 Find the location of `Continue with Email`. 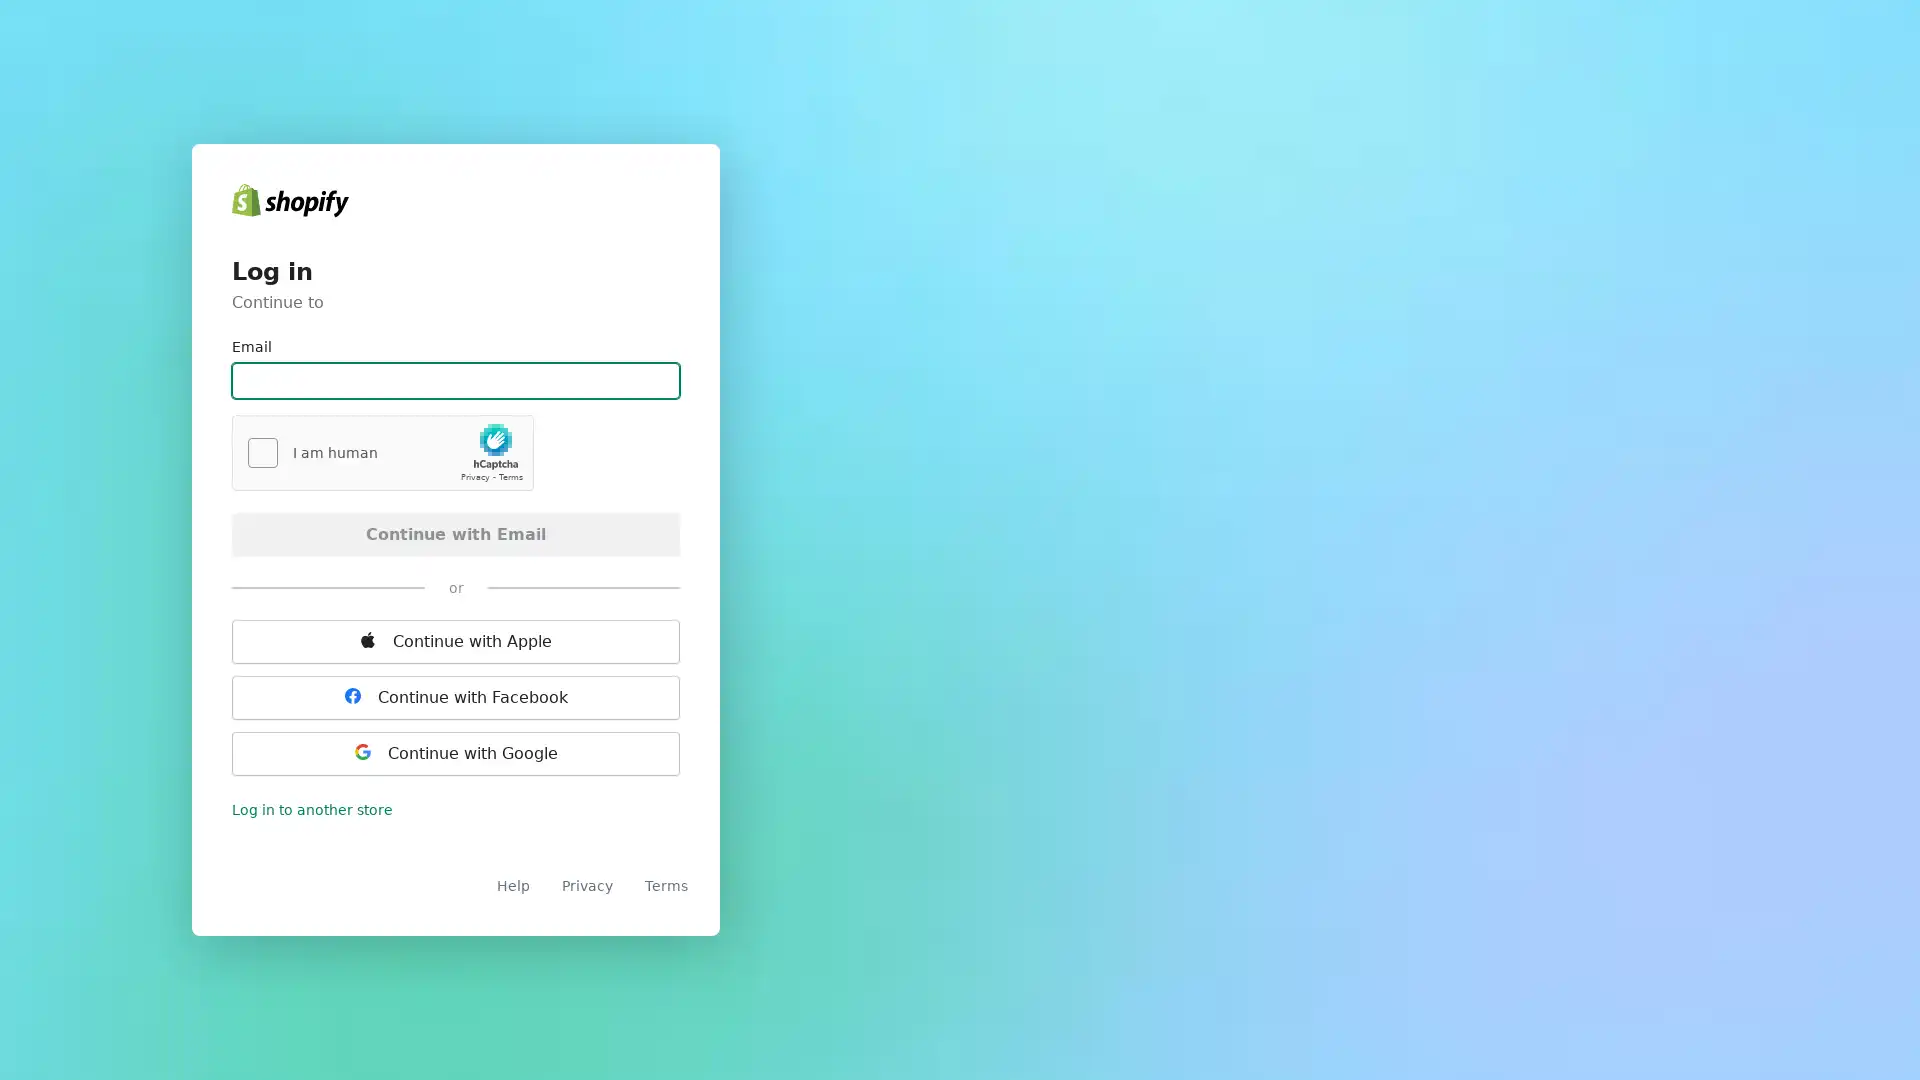

Continue with Email is located at coordinates (455, 532).